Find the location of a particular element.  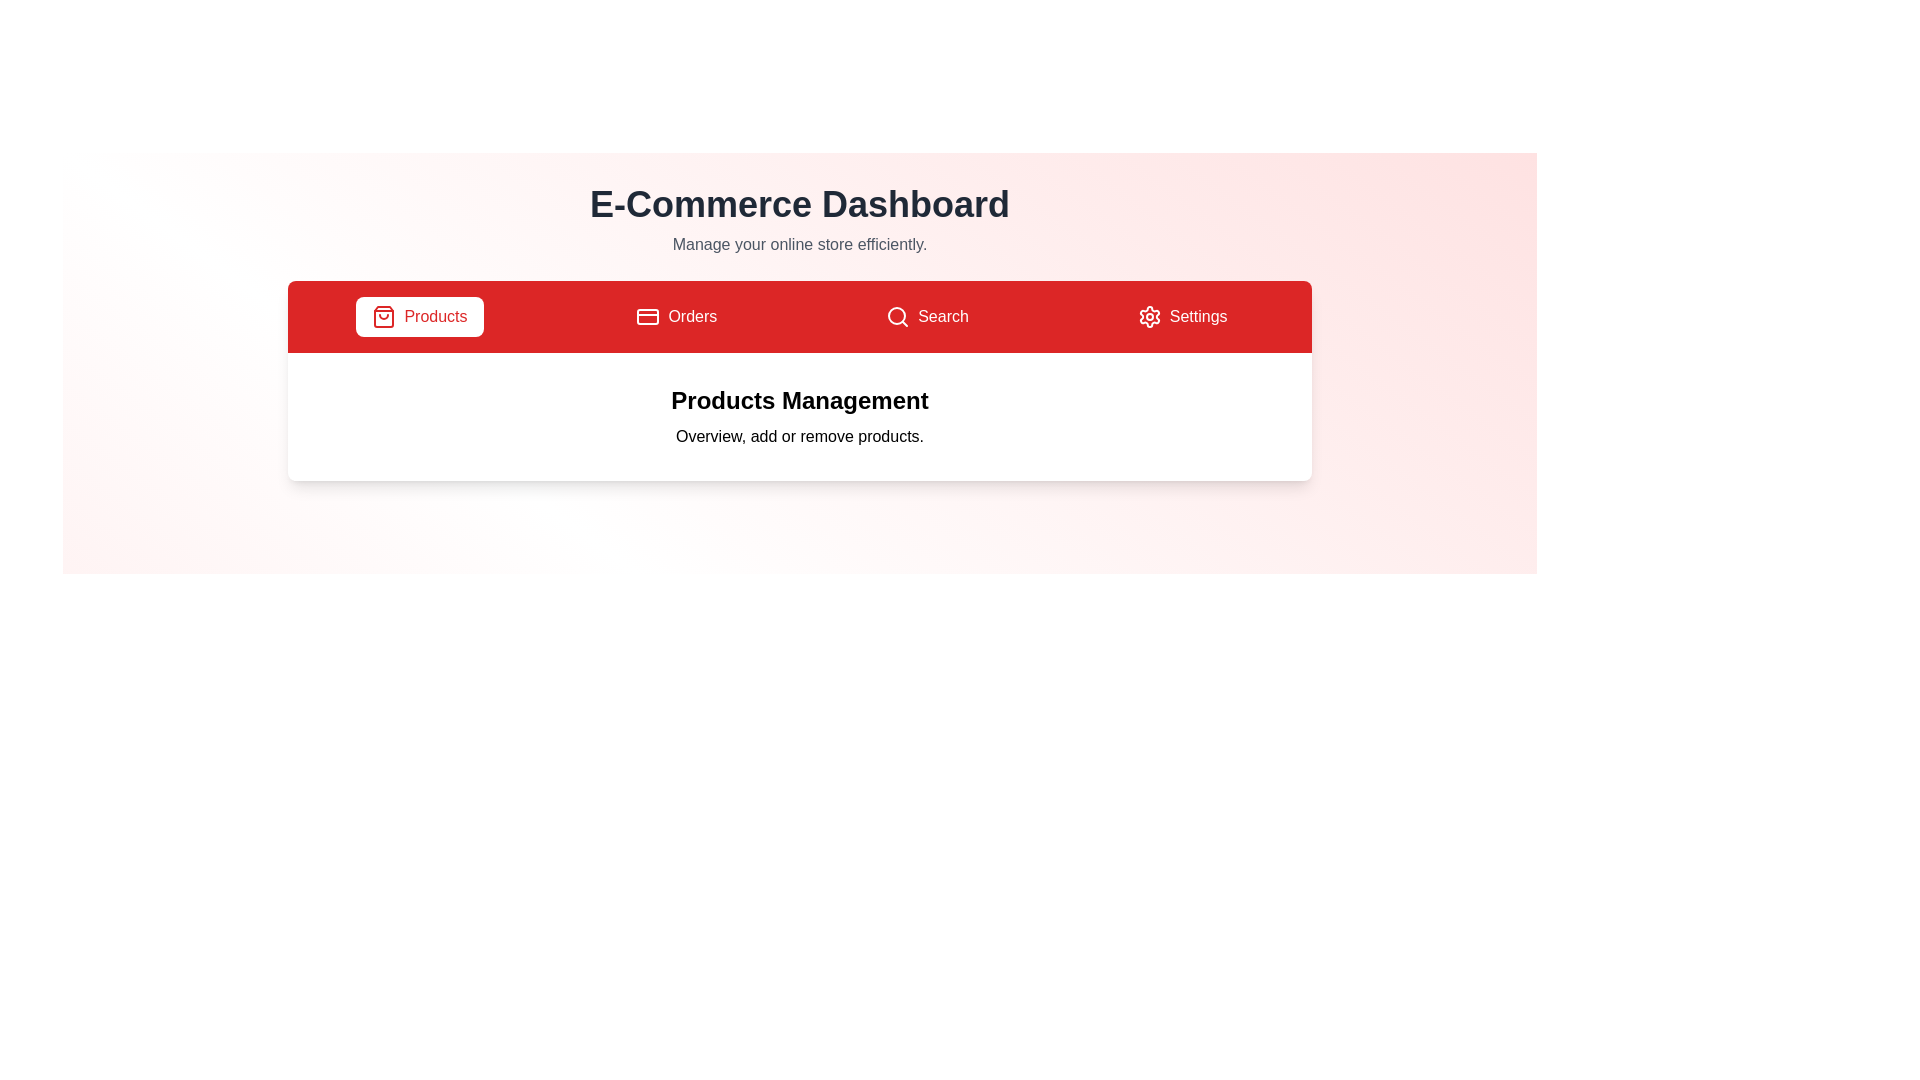

the first button in the navigation bar is located at coordinates (418, 315).